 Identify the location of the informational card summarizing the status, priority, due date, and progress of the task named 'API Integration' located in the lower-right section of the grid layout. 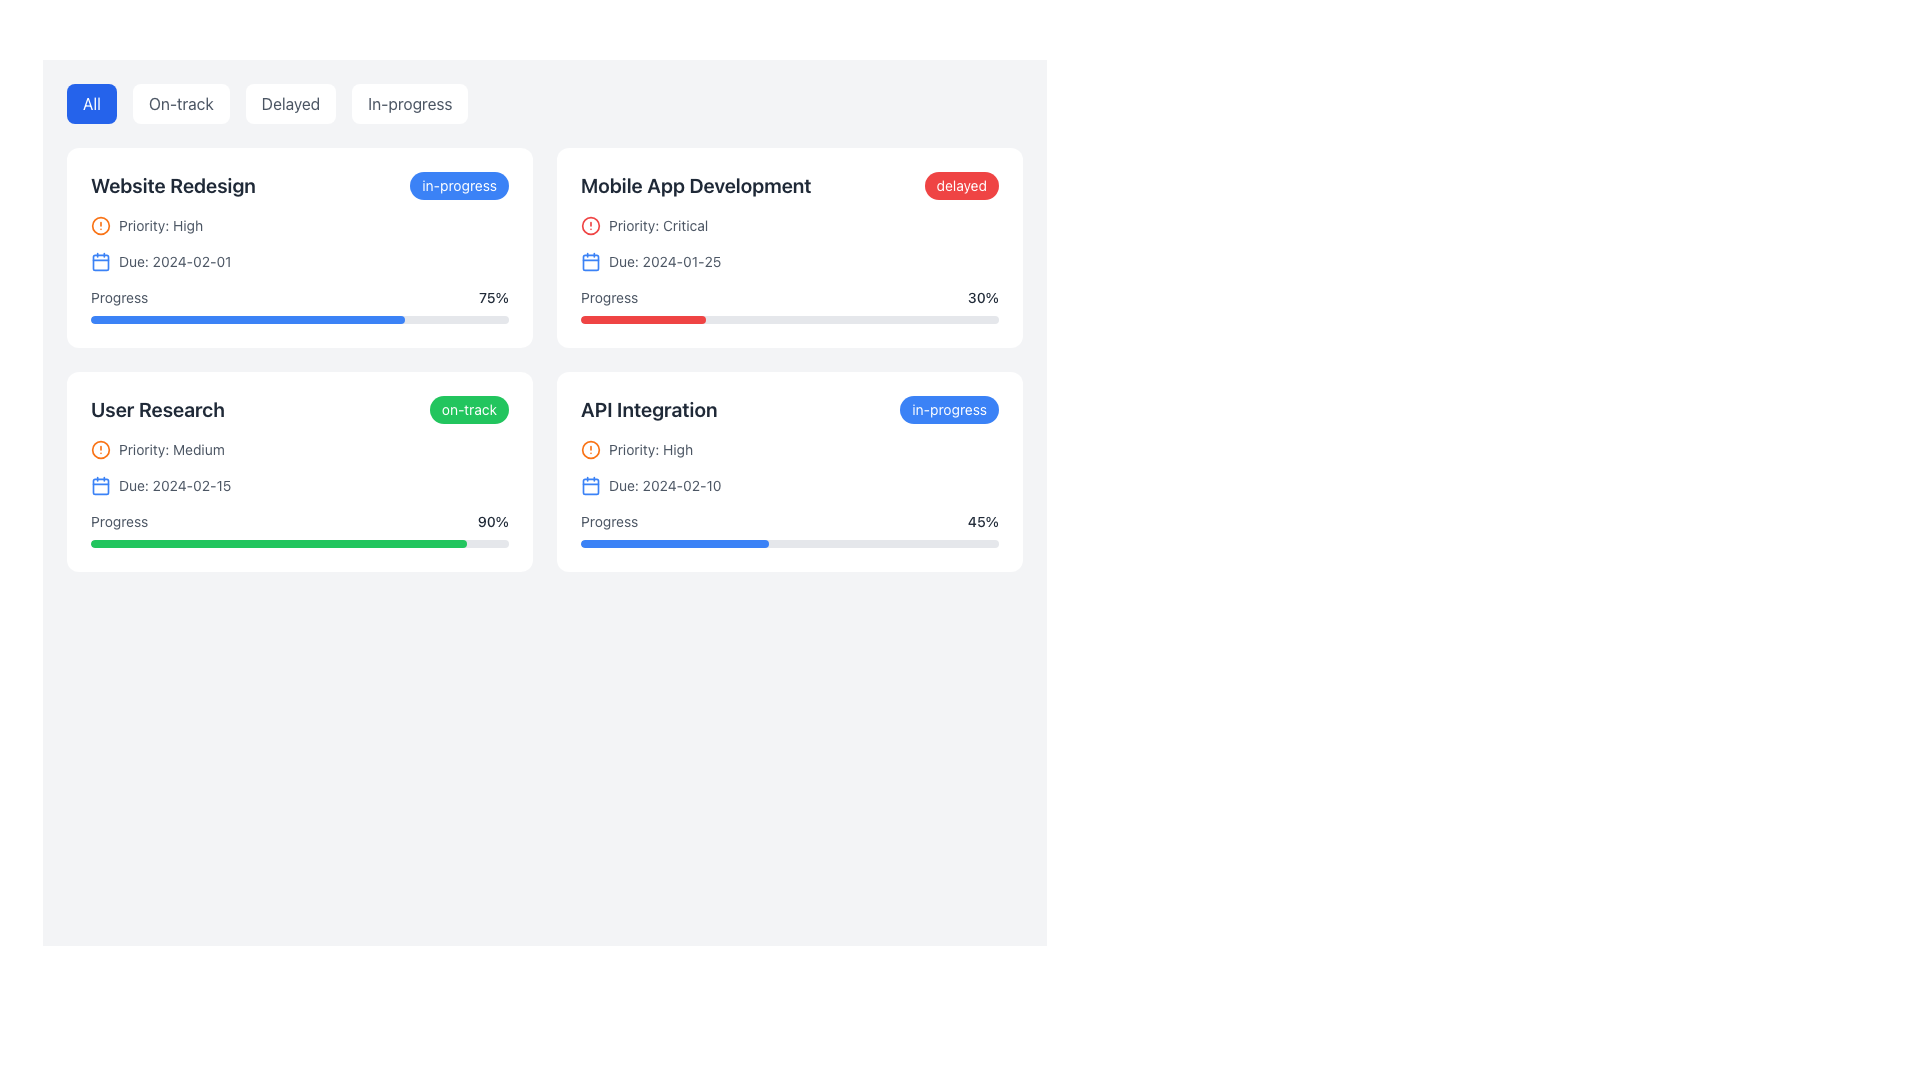
(789, 471).